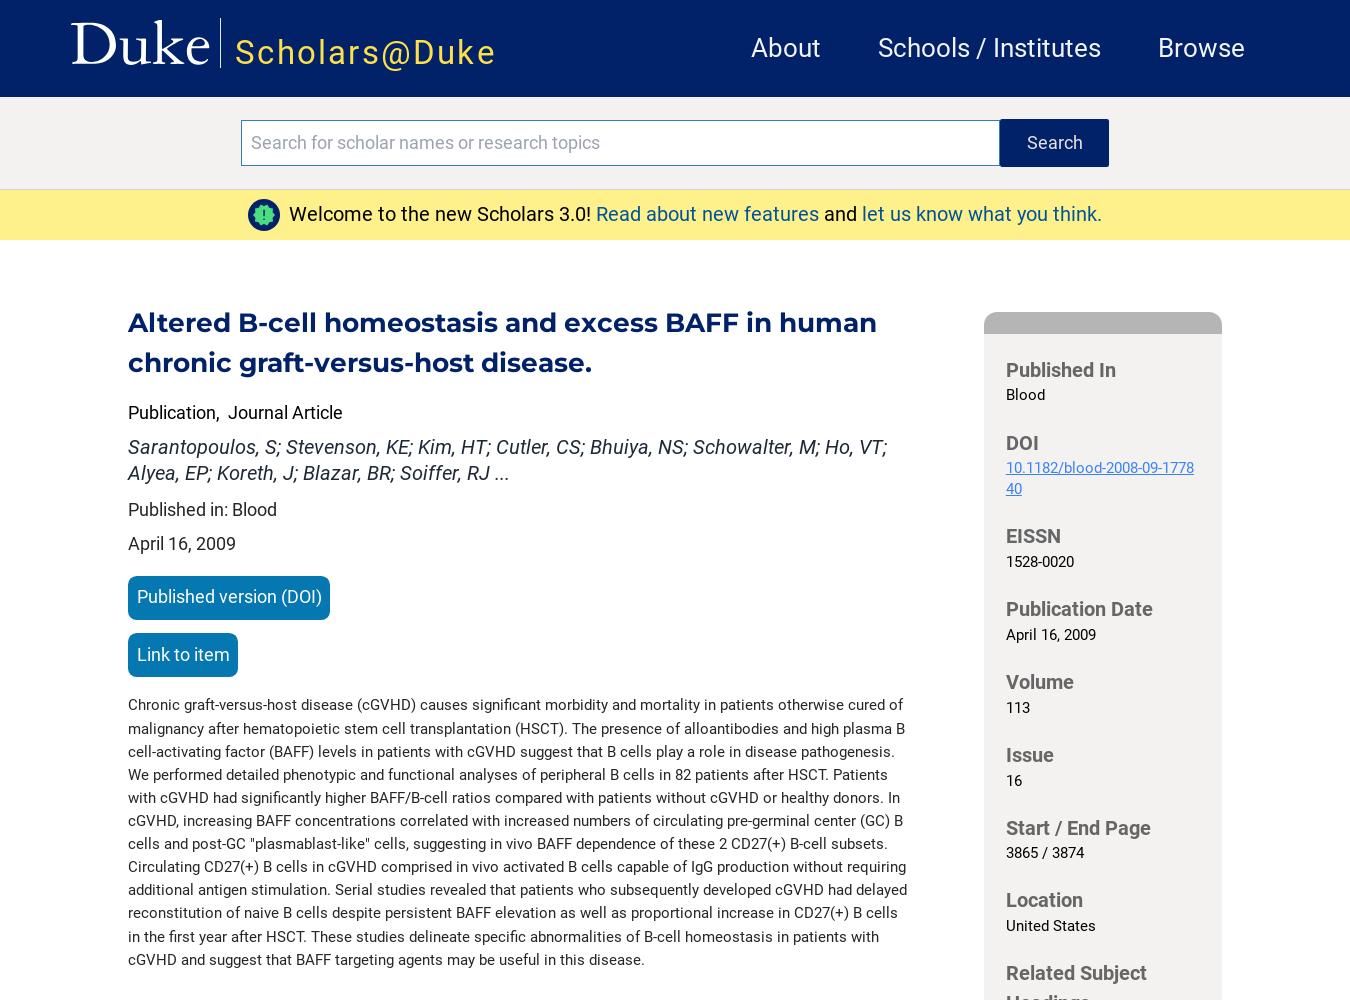 Image resolution: width=1350 pixels, height=1000 pixels. Describe the element at coordinates (251, 213) in the screenshot. I see `'release_alert'` at that location.